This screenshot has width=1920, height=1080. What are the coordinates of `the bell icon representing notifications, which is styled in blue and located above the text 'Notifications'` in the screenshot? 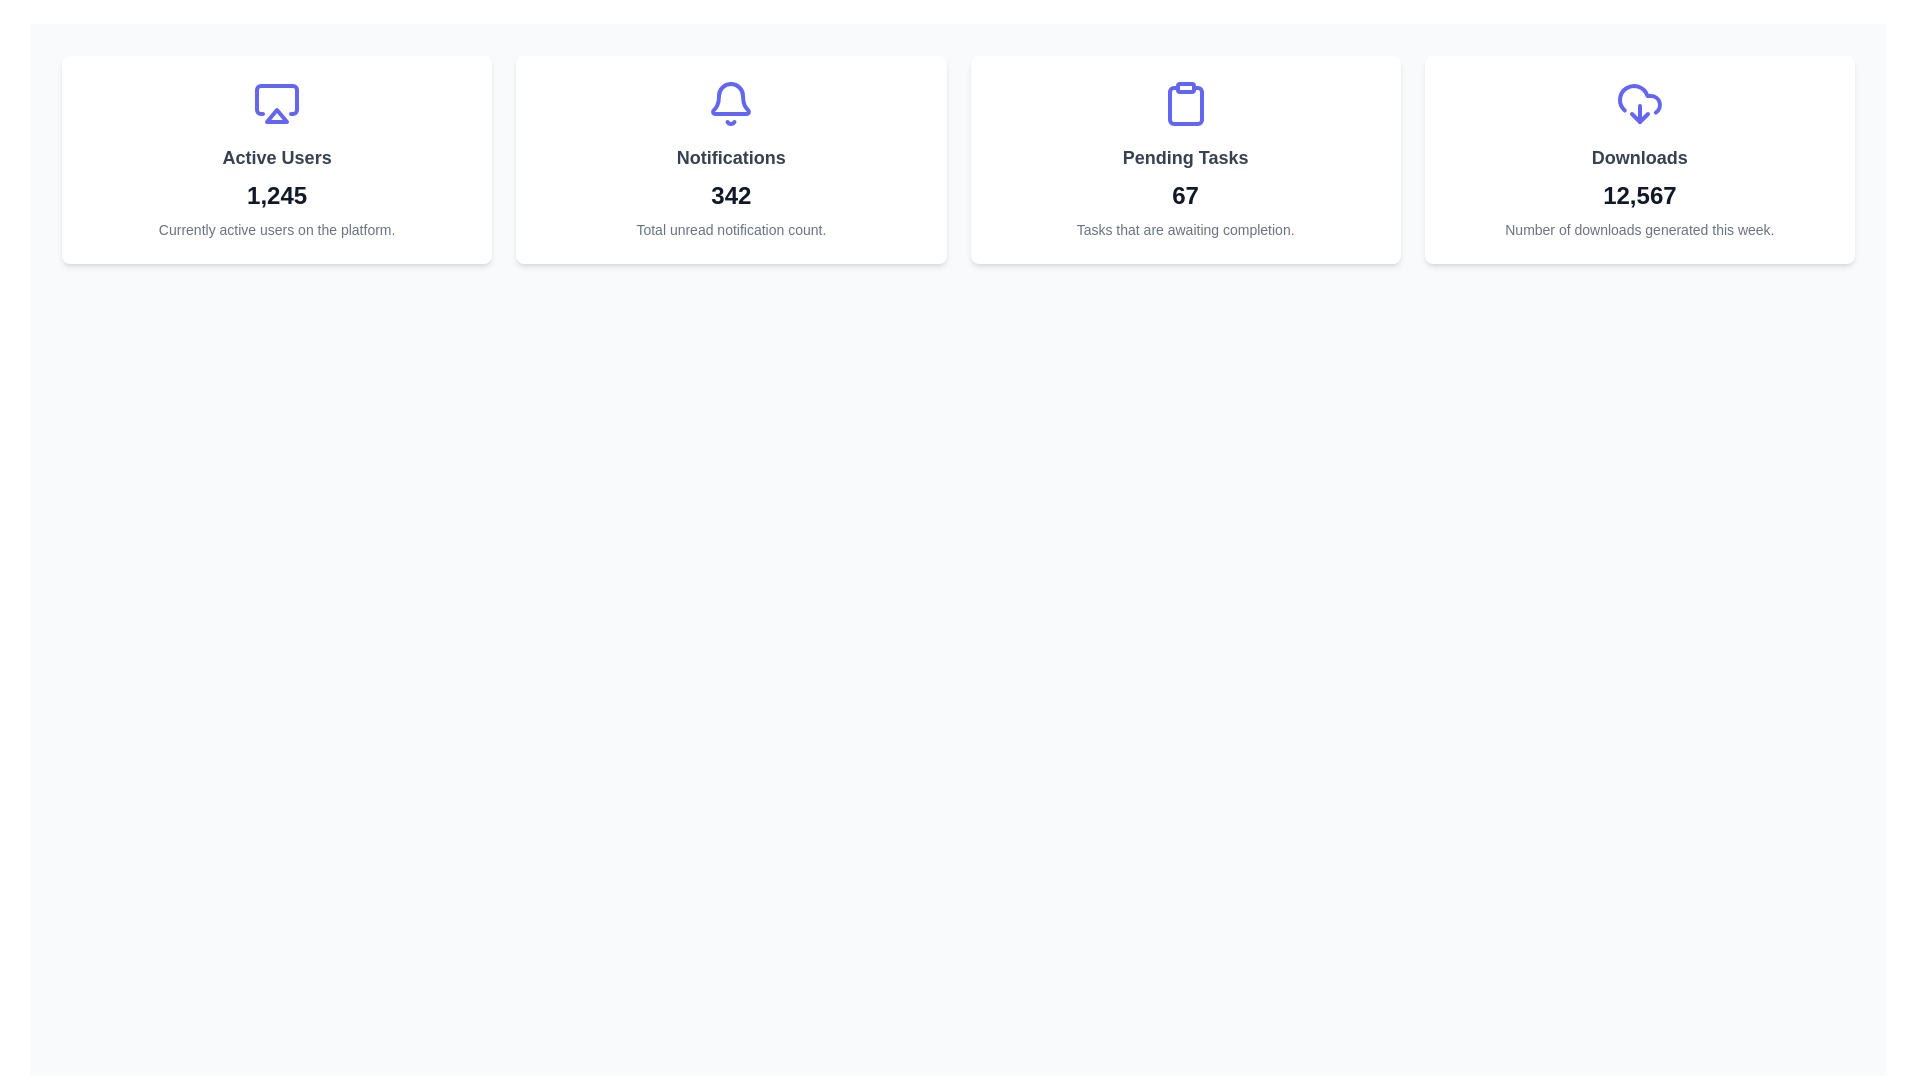 It's located at (730, 99).